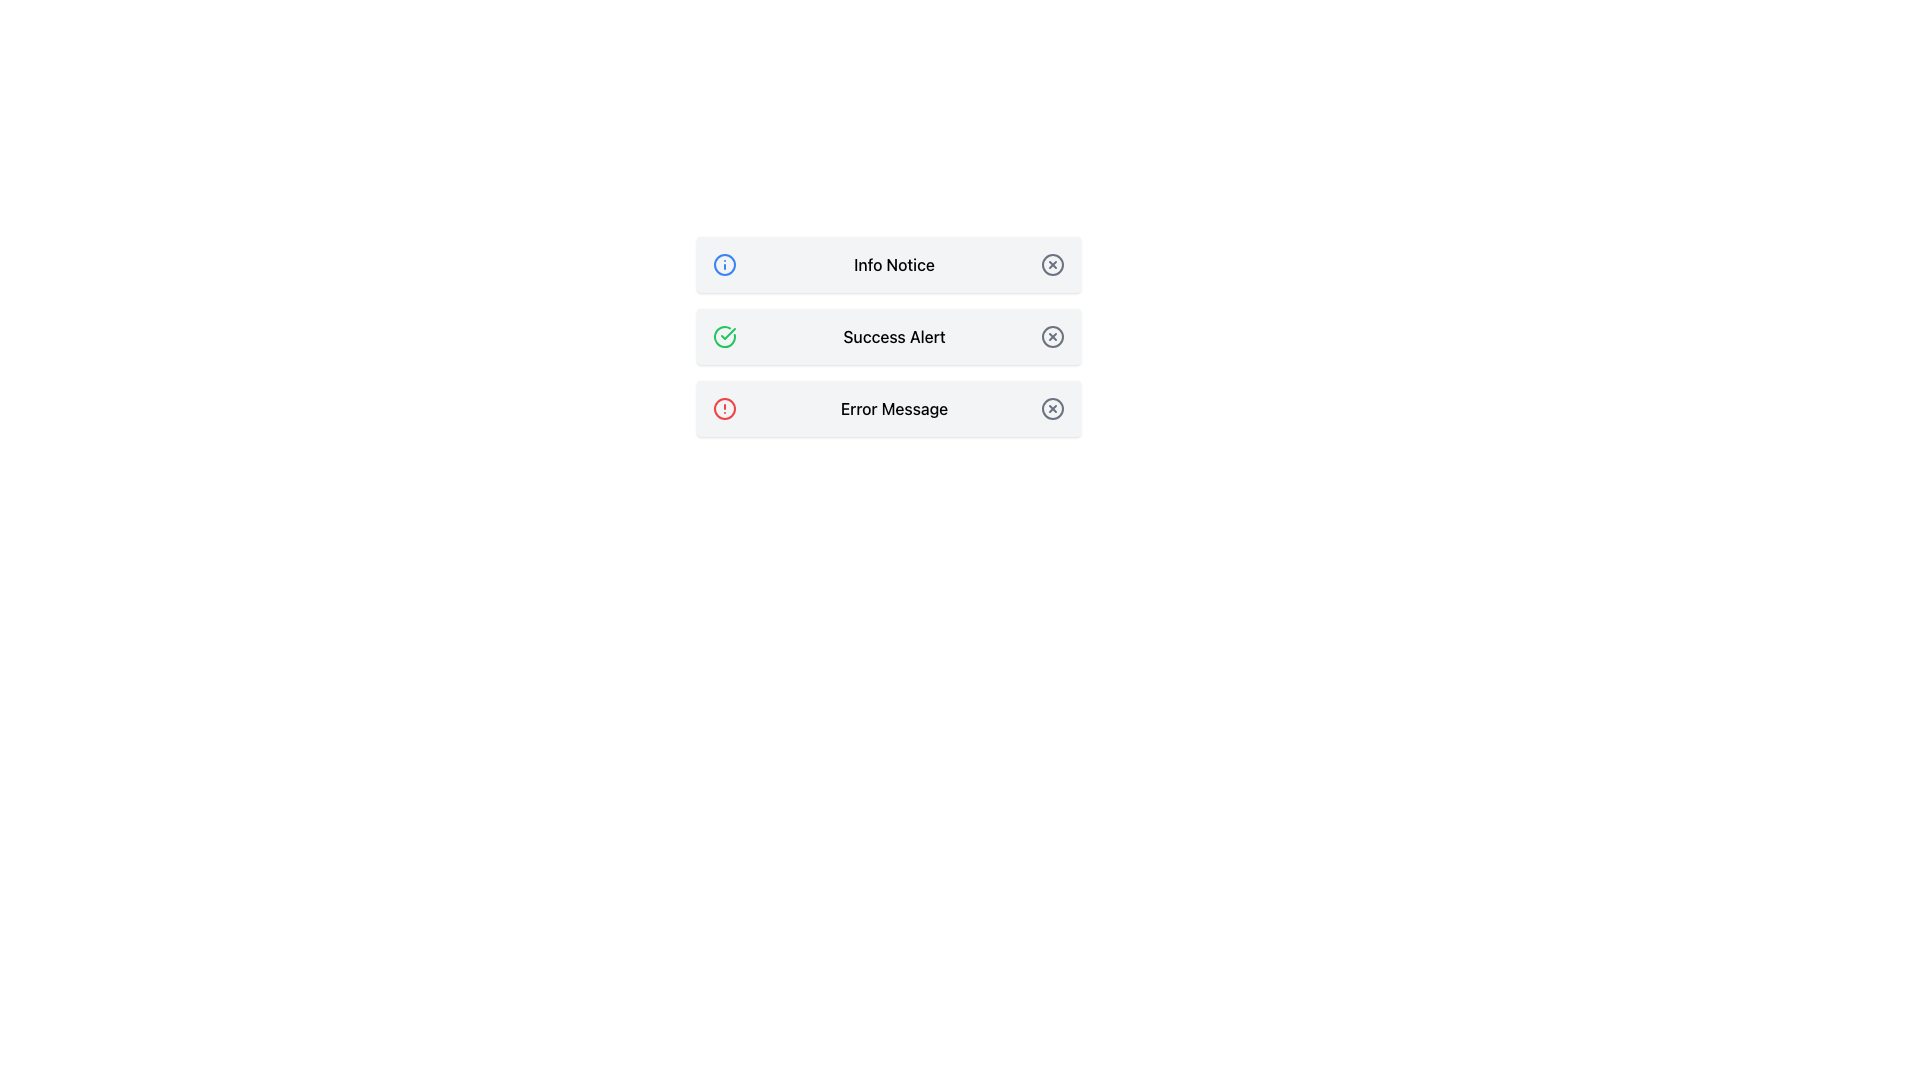 The height and width of the screenshot is (1080, 1920). What do you see at coordinates (887, 264) in the screenshot?
I see `the 'Info Notice' notification alert, which is the first rectangular notification block with a blue information icon on the left and a close icon on the right` at bounding box center [887, 264].